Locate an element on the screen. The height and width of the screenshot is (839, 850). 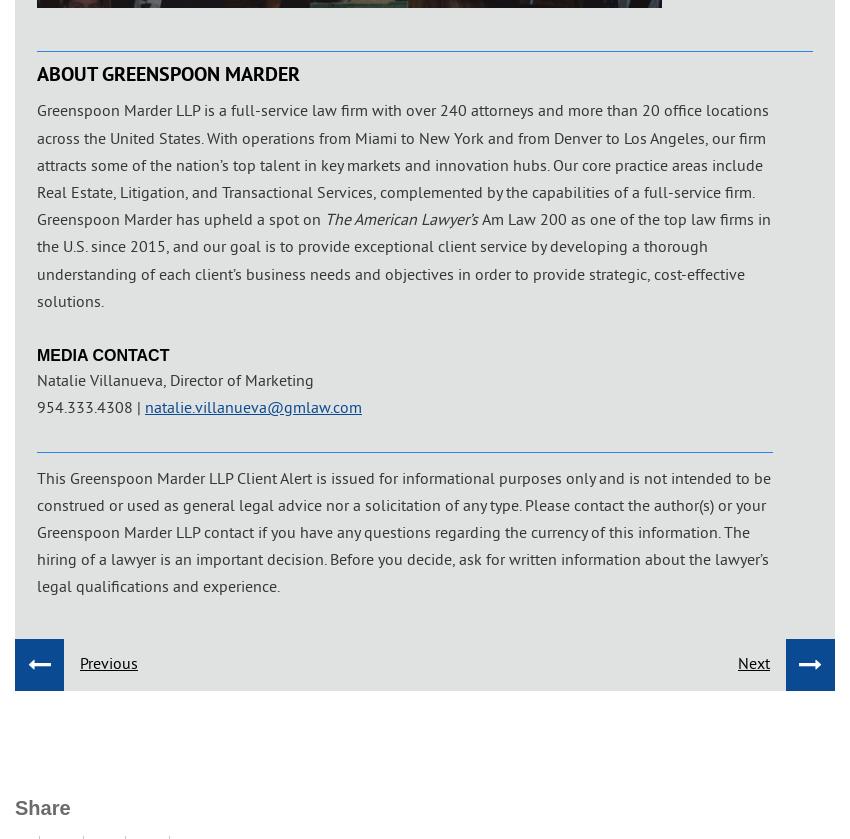
'Greenspoon Marder LLP is a full-service law firm with over 240 attorneys and more than 20 office locations across the United States. With operations from Miami to New York and from Denver to Los Angeles, our firm attracts some of the nation’s top talent in key markets and innovation hubs. Our core practice areas include Real Estate, Litigation, and Transactional Services, complemented by the capabilities of a full-service firm.  Greenspoon Marder has upheld a spot on' is located at coordinates (35, 164).